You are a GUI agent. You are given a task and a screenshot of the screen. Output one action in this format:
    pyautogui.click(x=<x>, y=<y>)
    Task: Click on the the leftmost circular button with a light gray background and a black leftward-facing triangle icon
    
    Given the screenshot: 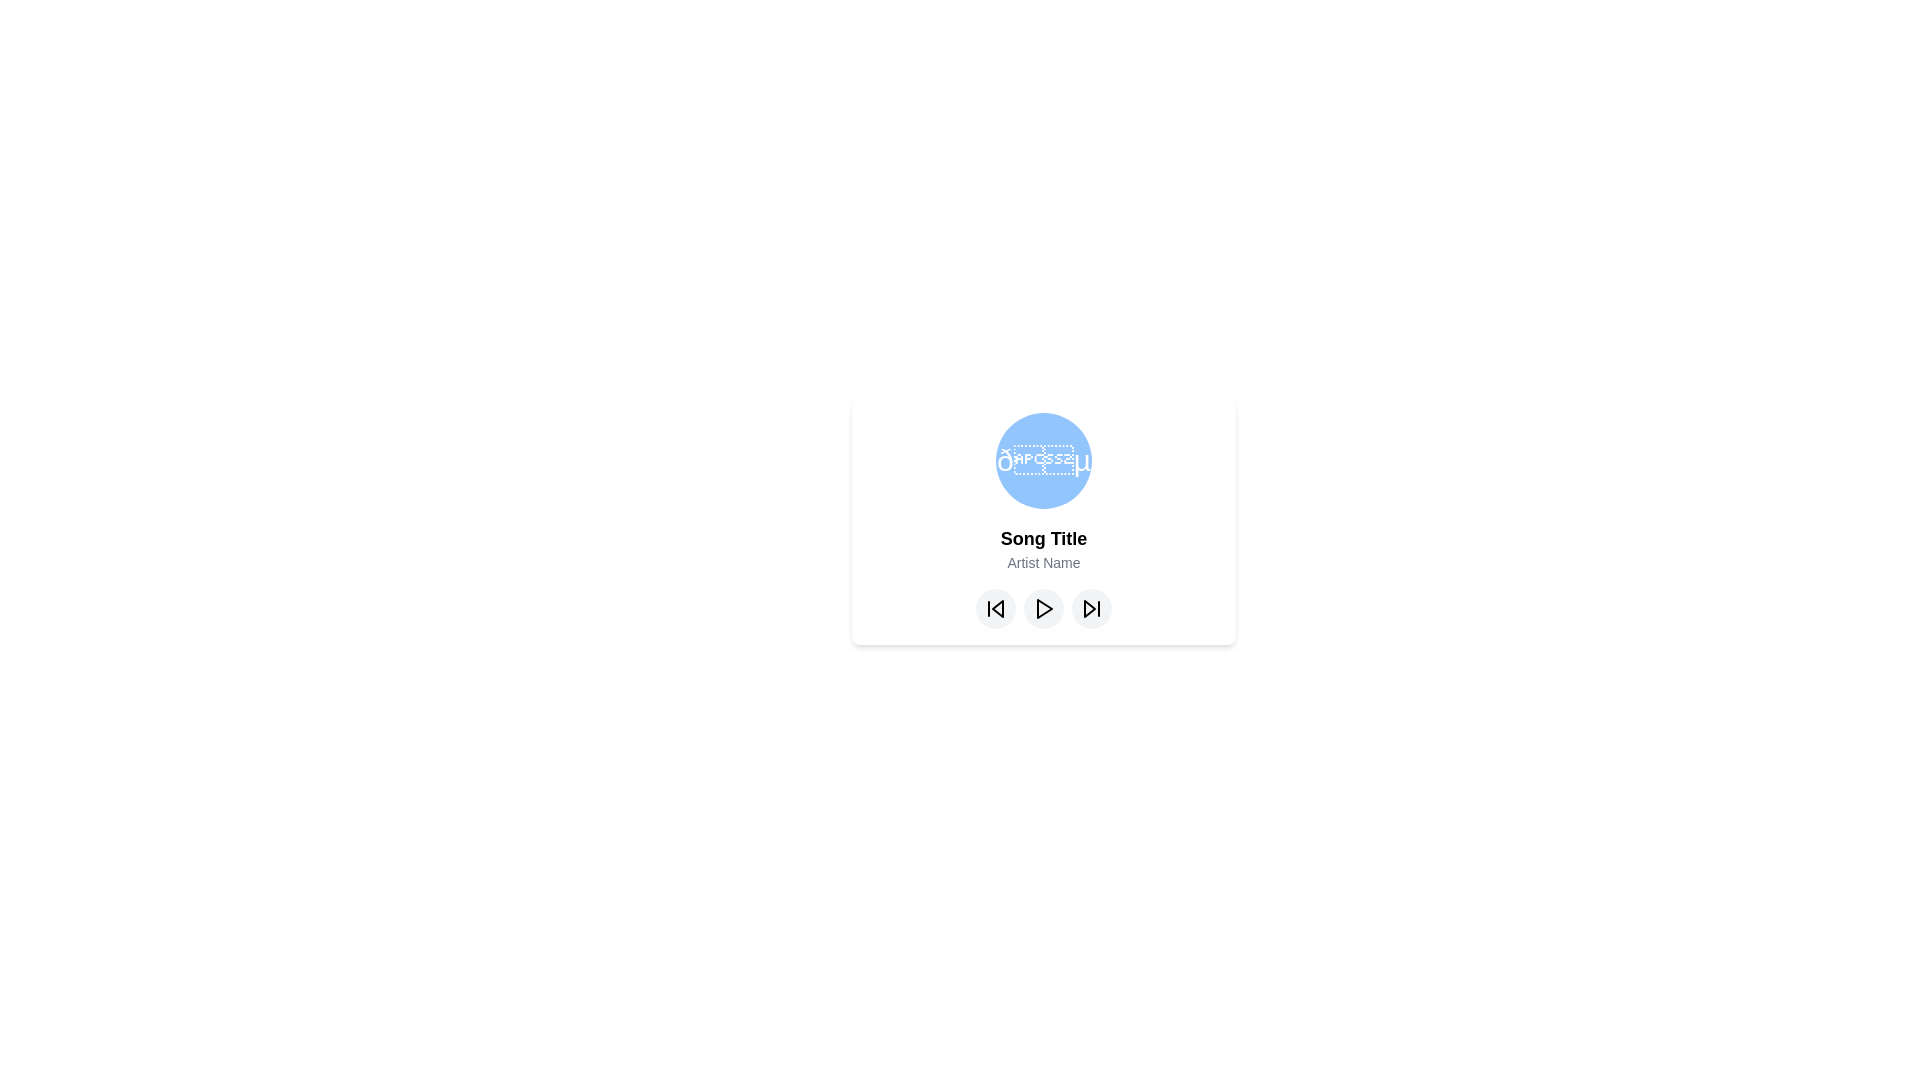 What is the action you would take?
    pyautogui.click(x=996, y=608)
    